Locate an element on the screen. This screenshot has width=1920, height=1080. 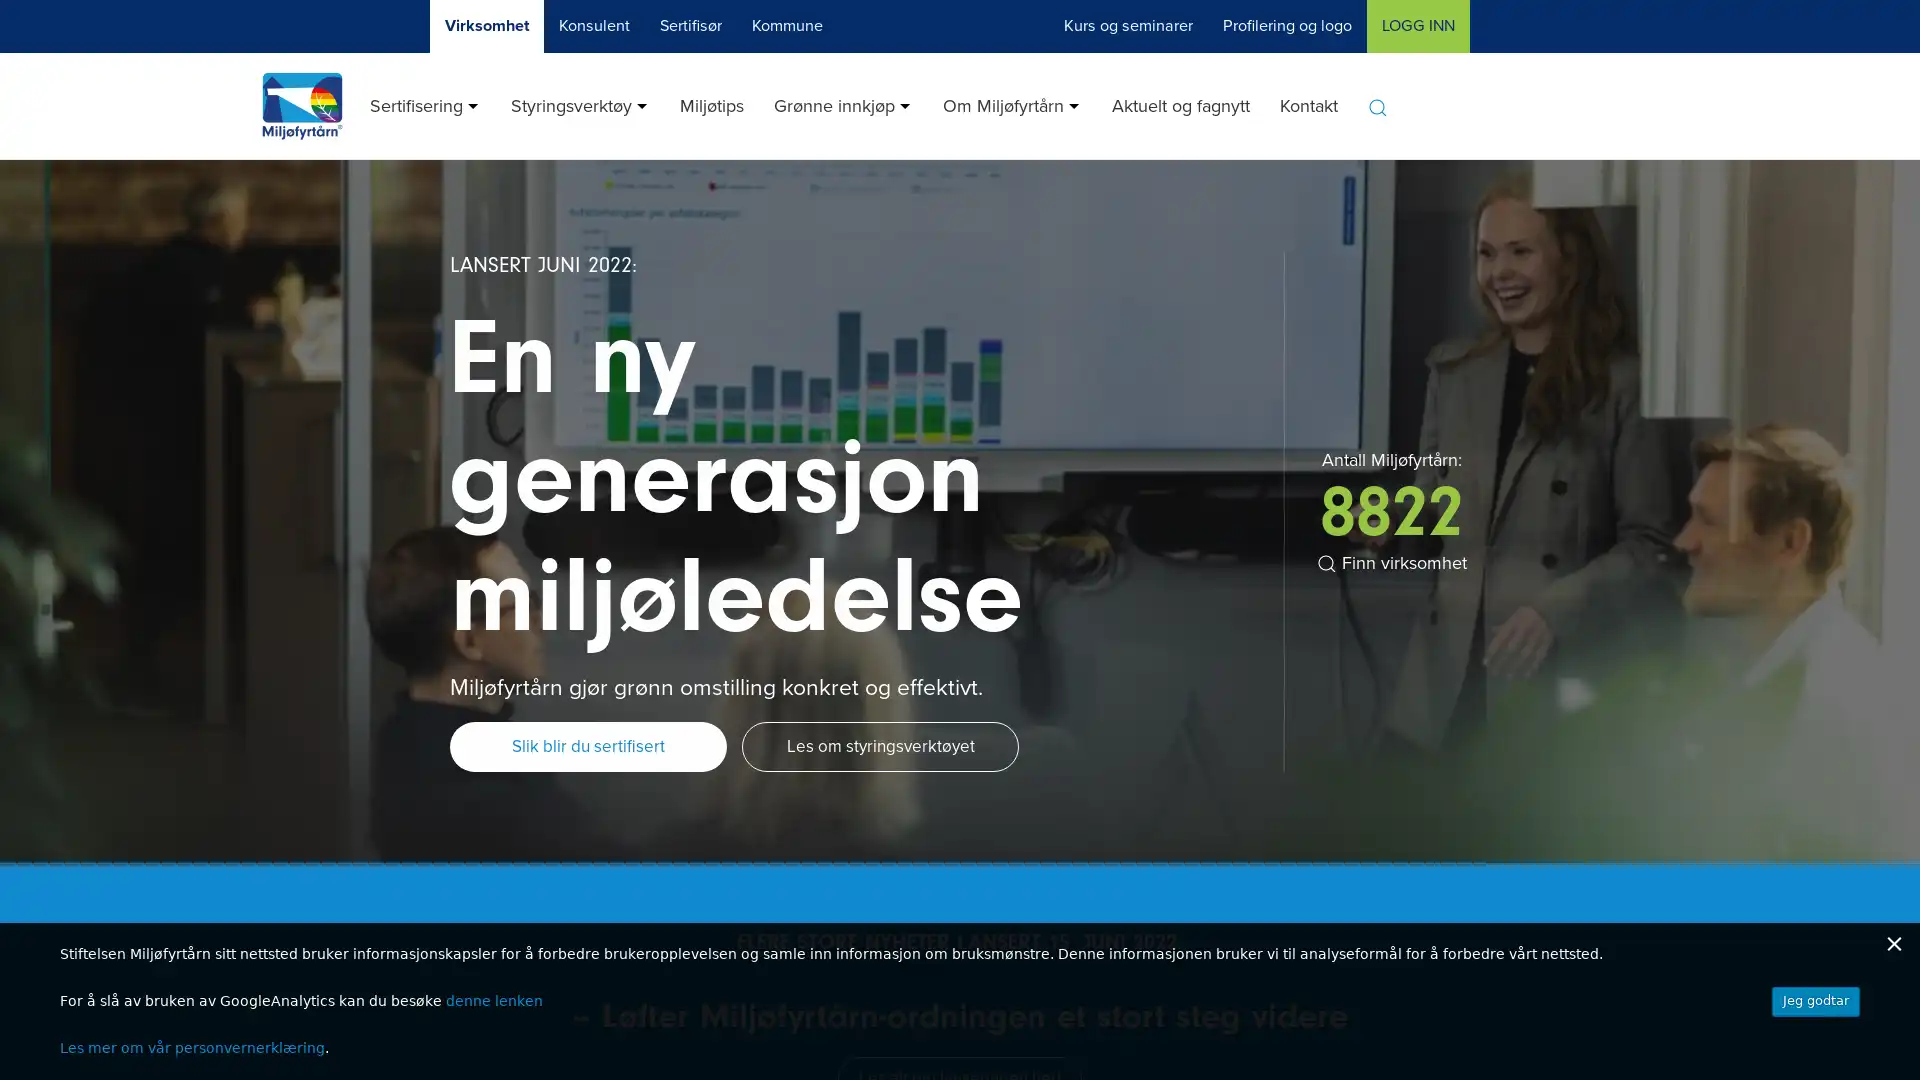
Jeg godtar is located at coordinates (1815, 1001).